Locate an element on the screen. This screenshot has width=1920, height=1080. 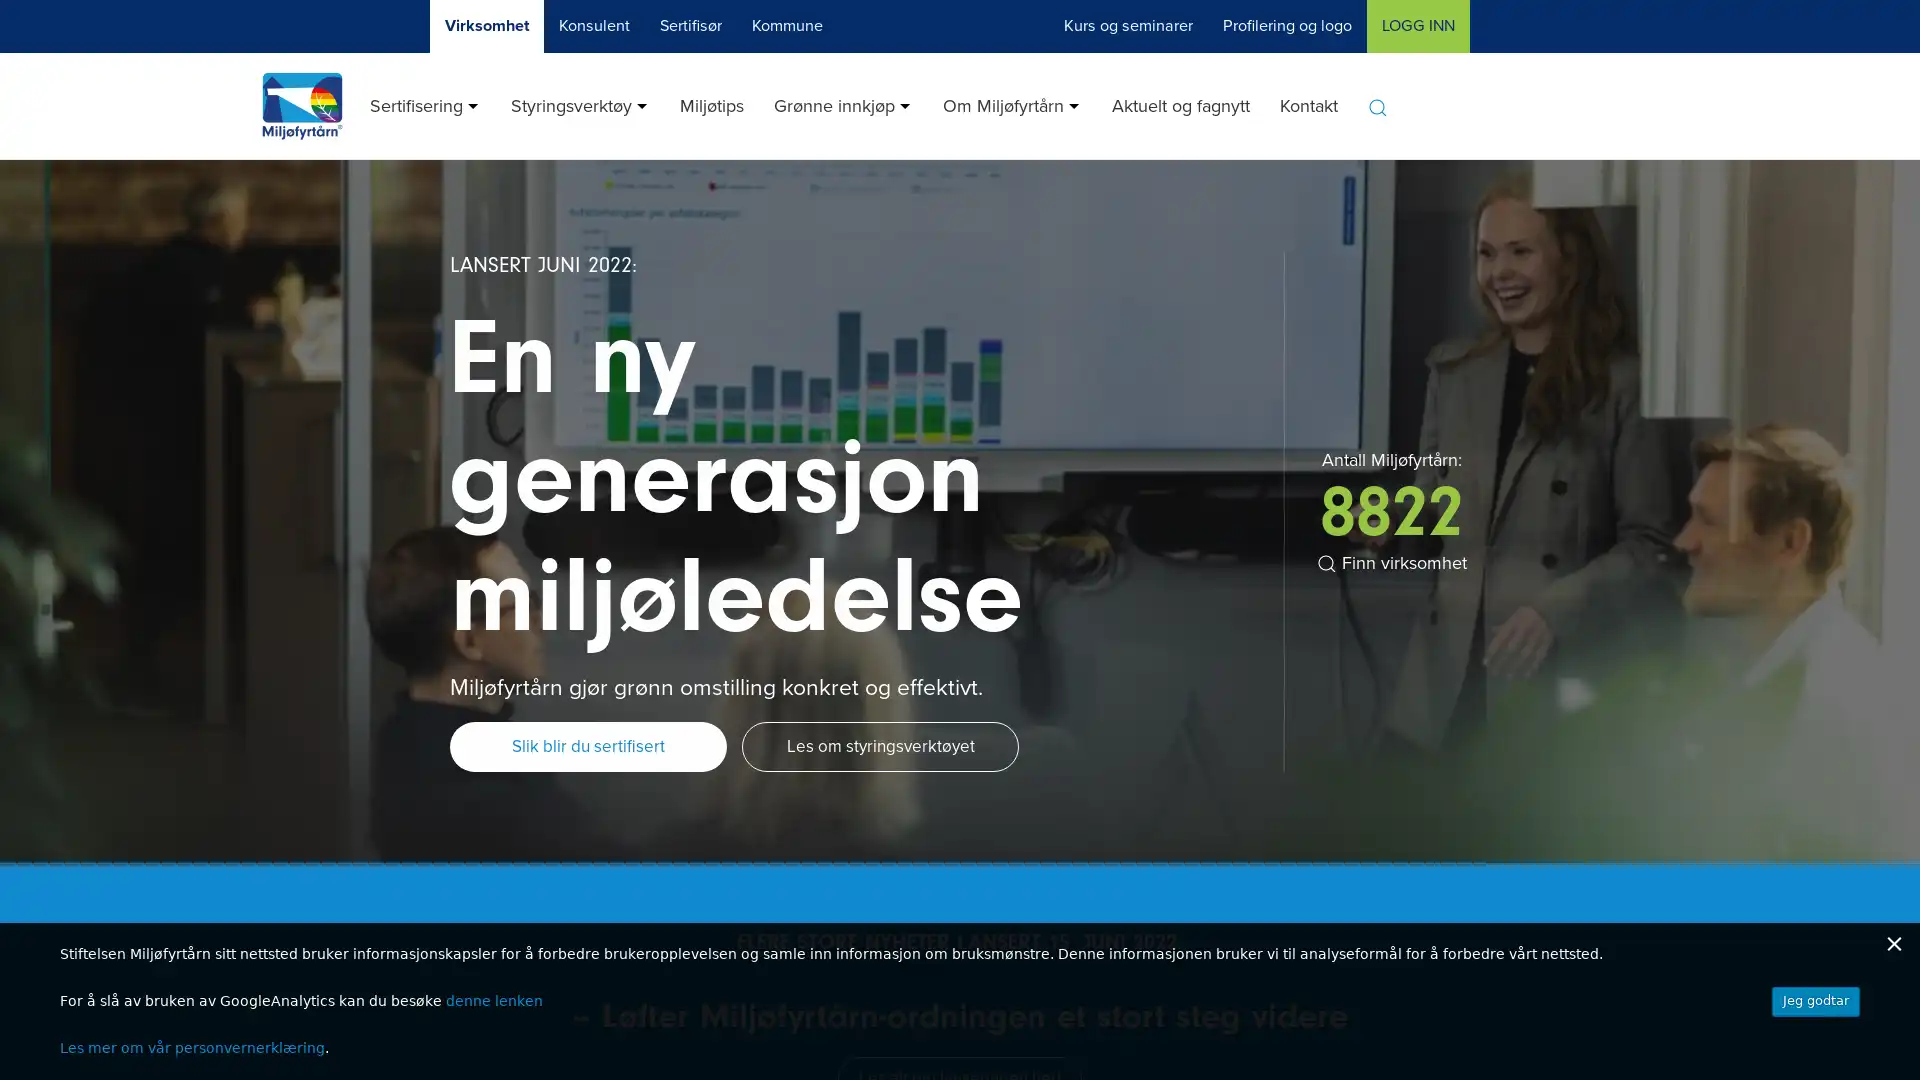
Jeg godtar is located at coordinates (1815, 1001).